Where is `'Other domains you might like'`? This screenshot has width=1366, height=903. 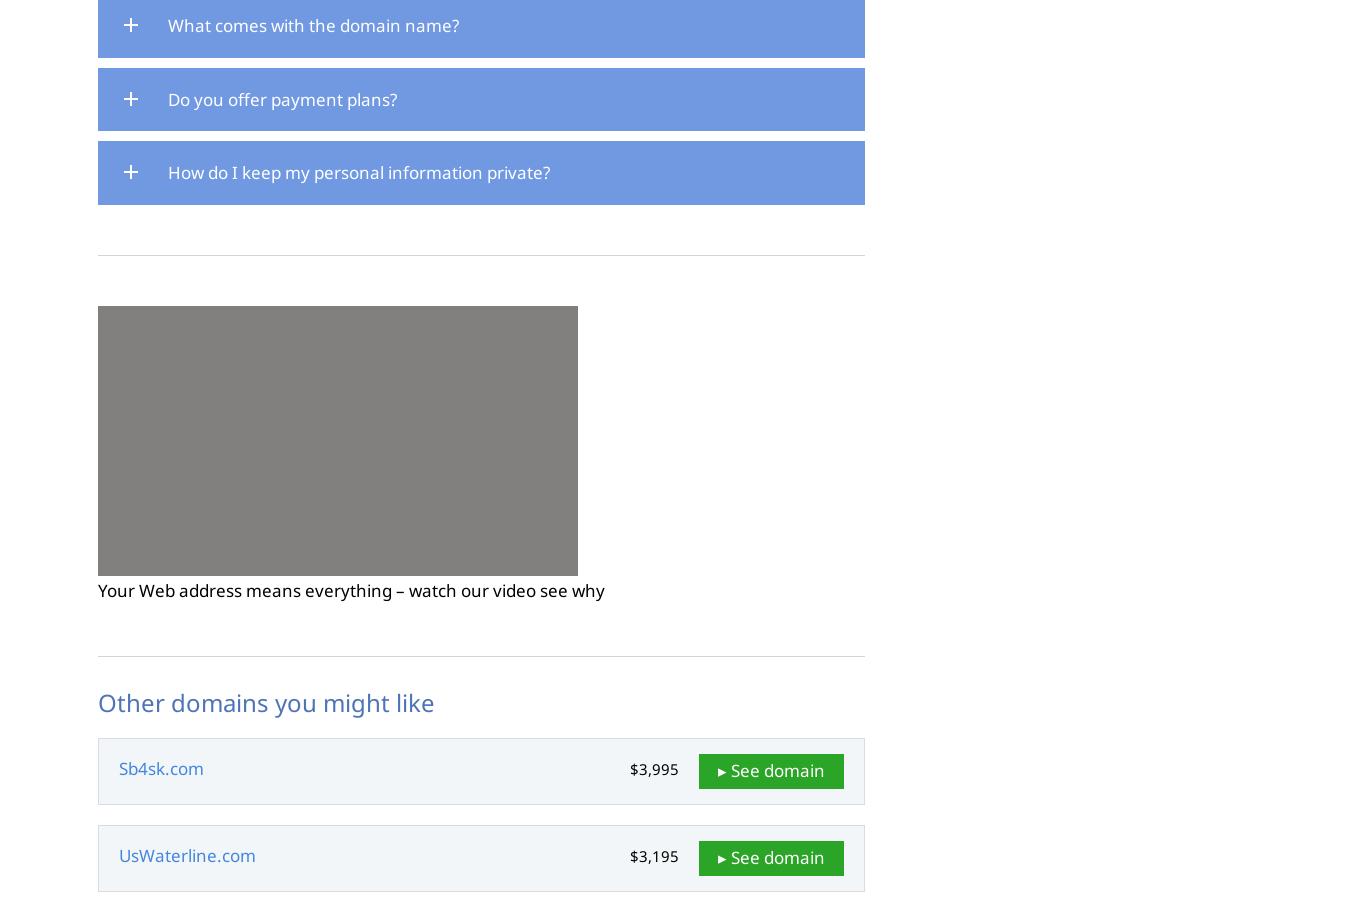
'Other domains you might like' is located at coordinates (266, 700).